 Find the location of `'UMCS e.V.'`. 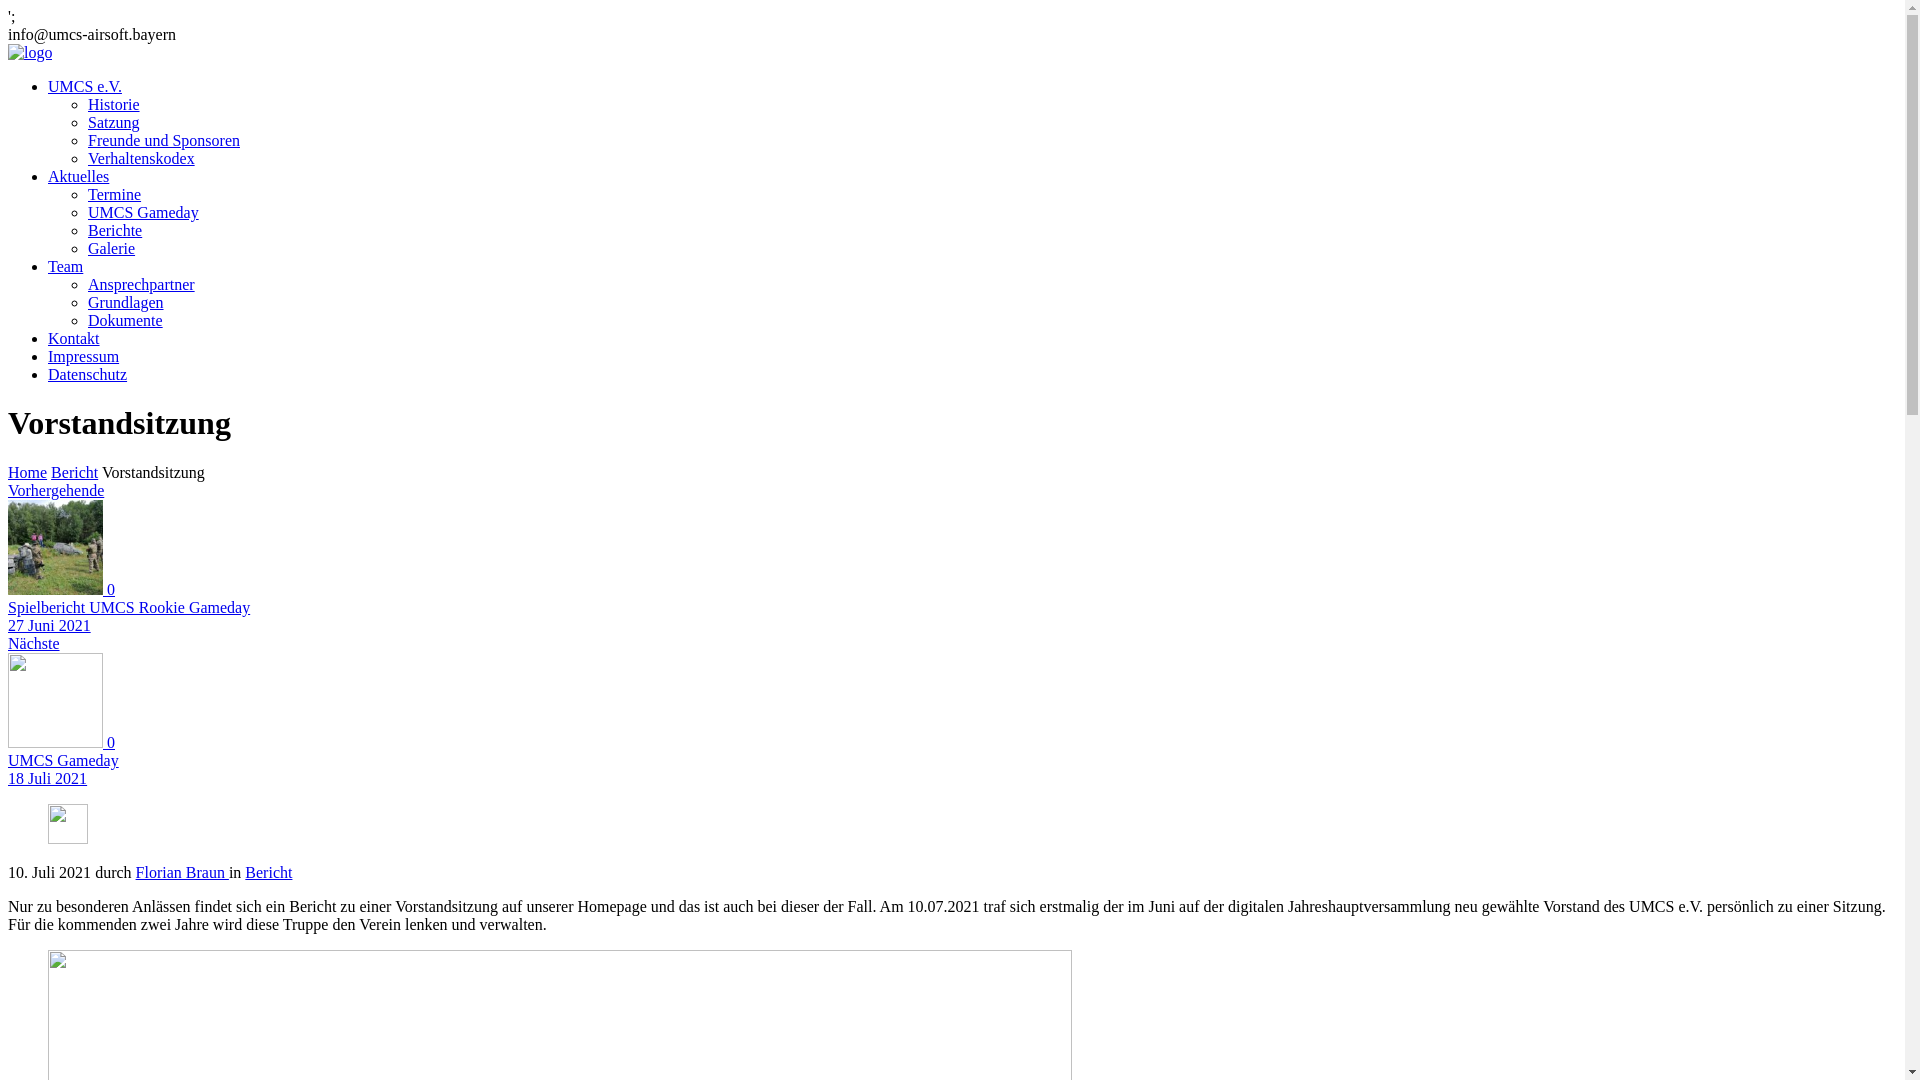

'UMCS e.V.' is located at coordinates (84, 85).